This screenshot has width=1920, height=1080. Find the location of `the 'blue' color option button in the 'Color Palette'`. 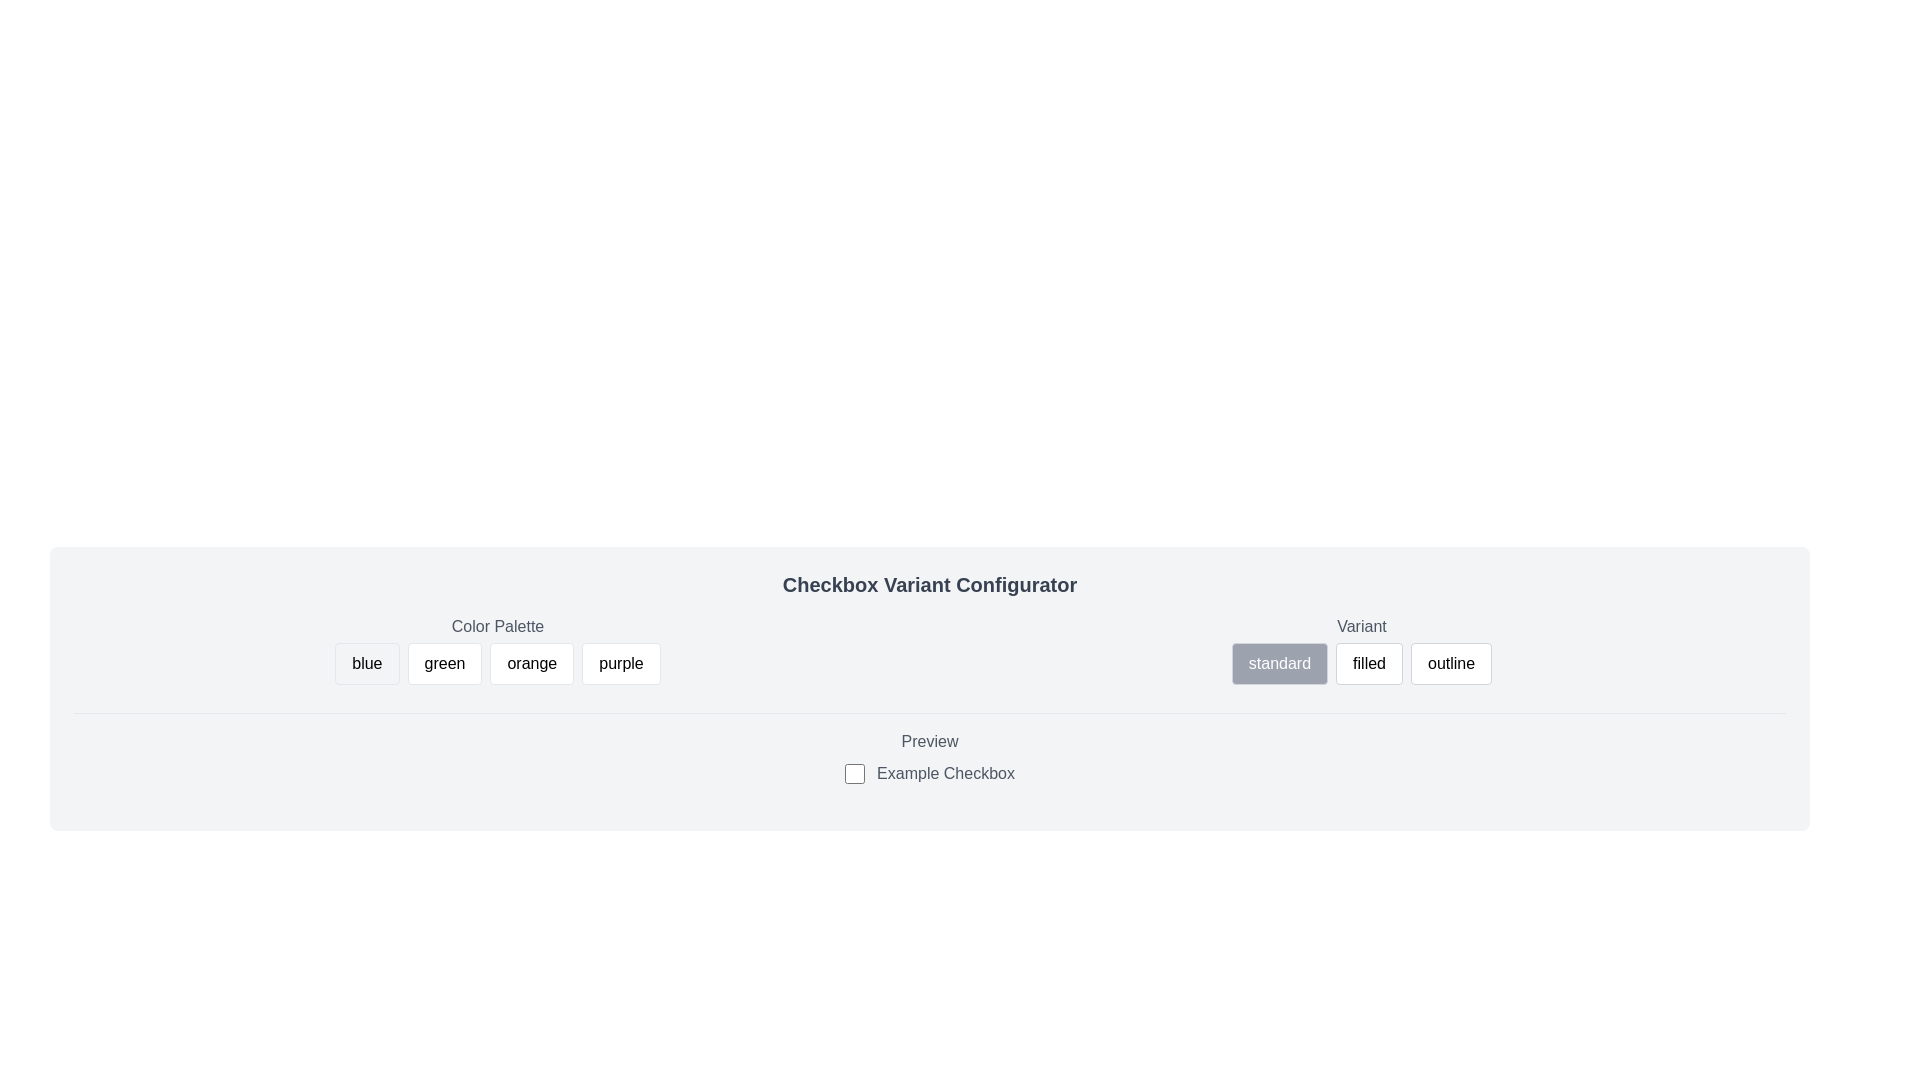

the 'blue' color option button in the 'Color Palette' is located at coordinates (367, 663).